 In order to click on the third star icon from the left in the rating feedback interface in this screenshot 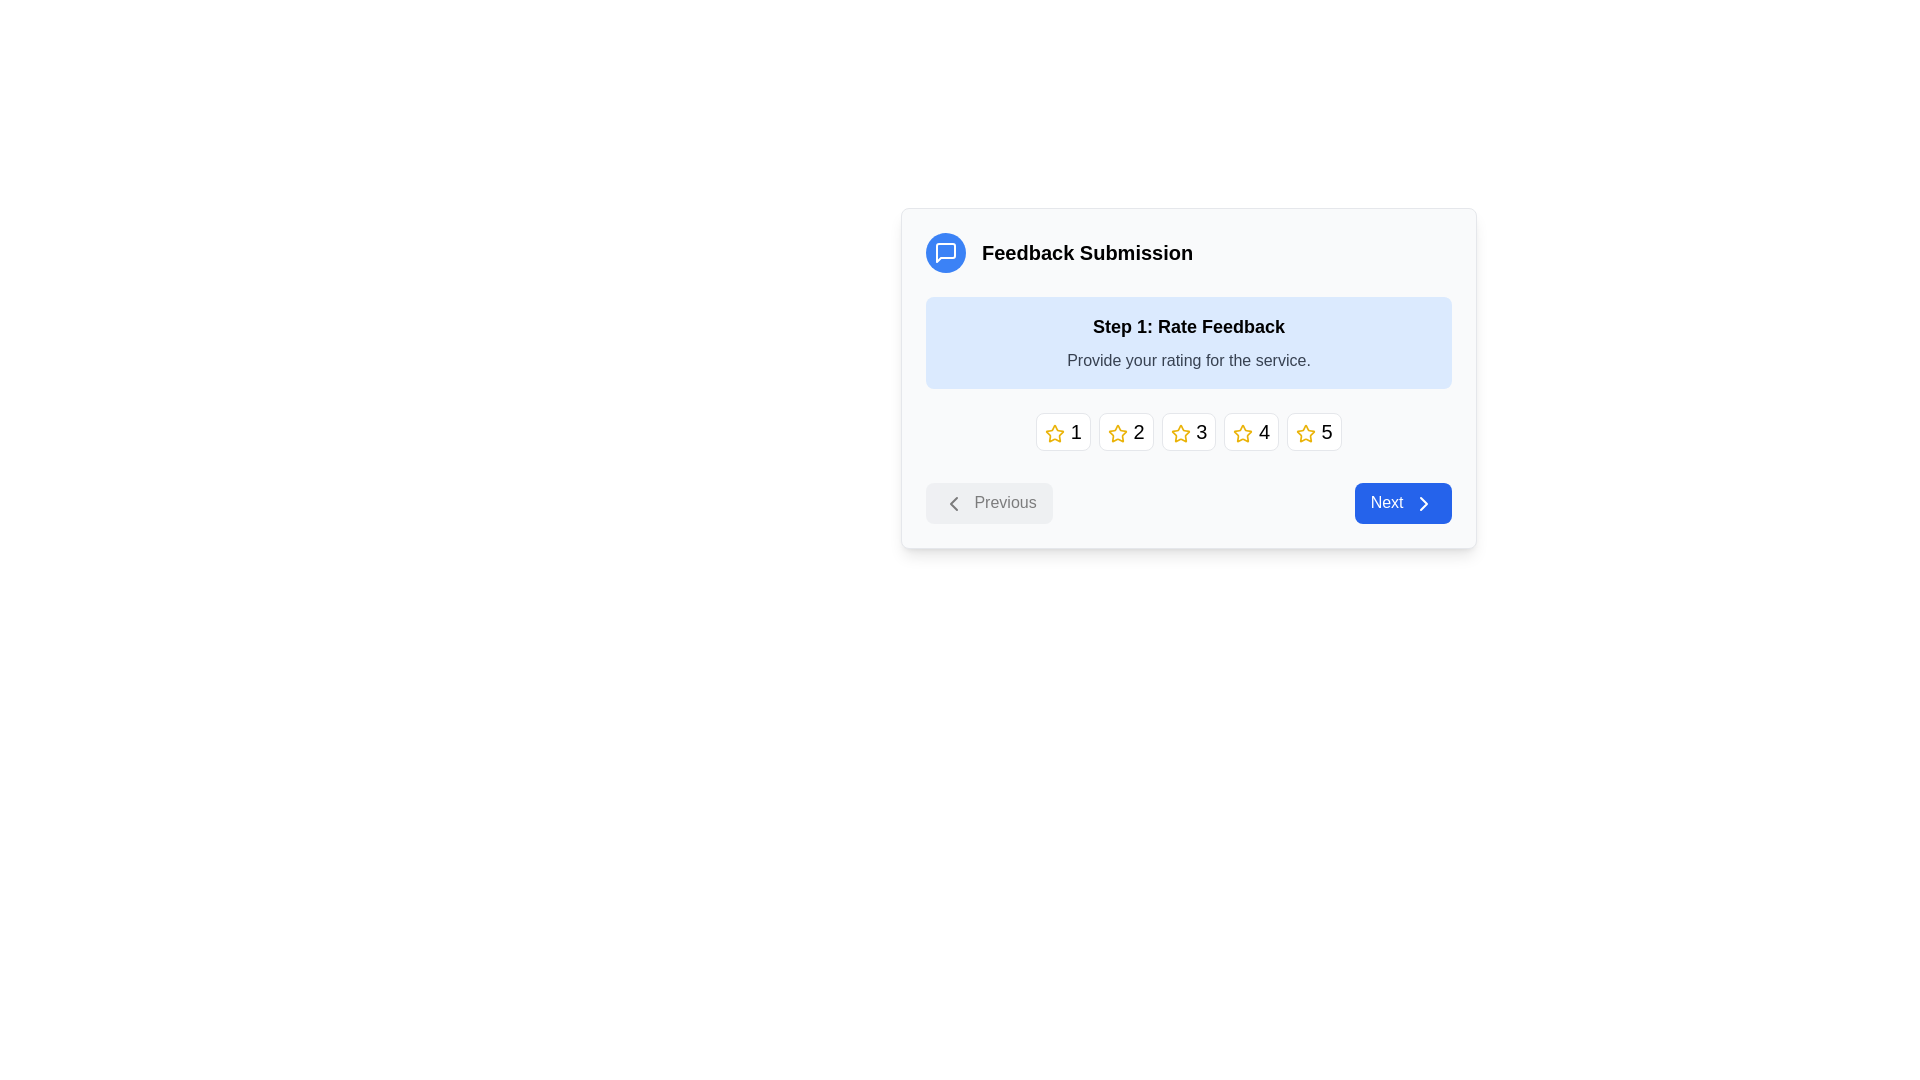, I will do `click(1180, 431)`.